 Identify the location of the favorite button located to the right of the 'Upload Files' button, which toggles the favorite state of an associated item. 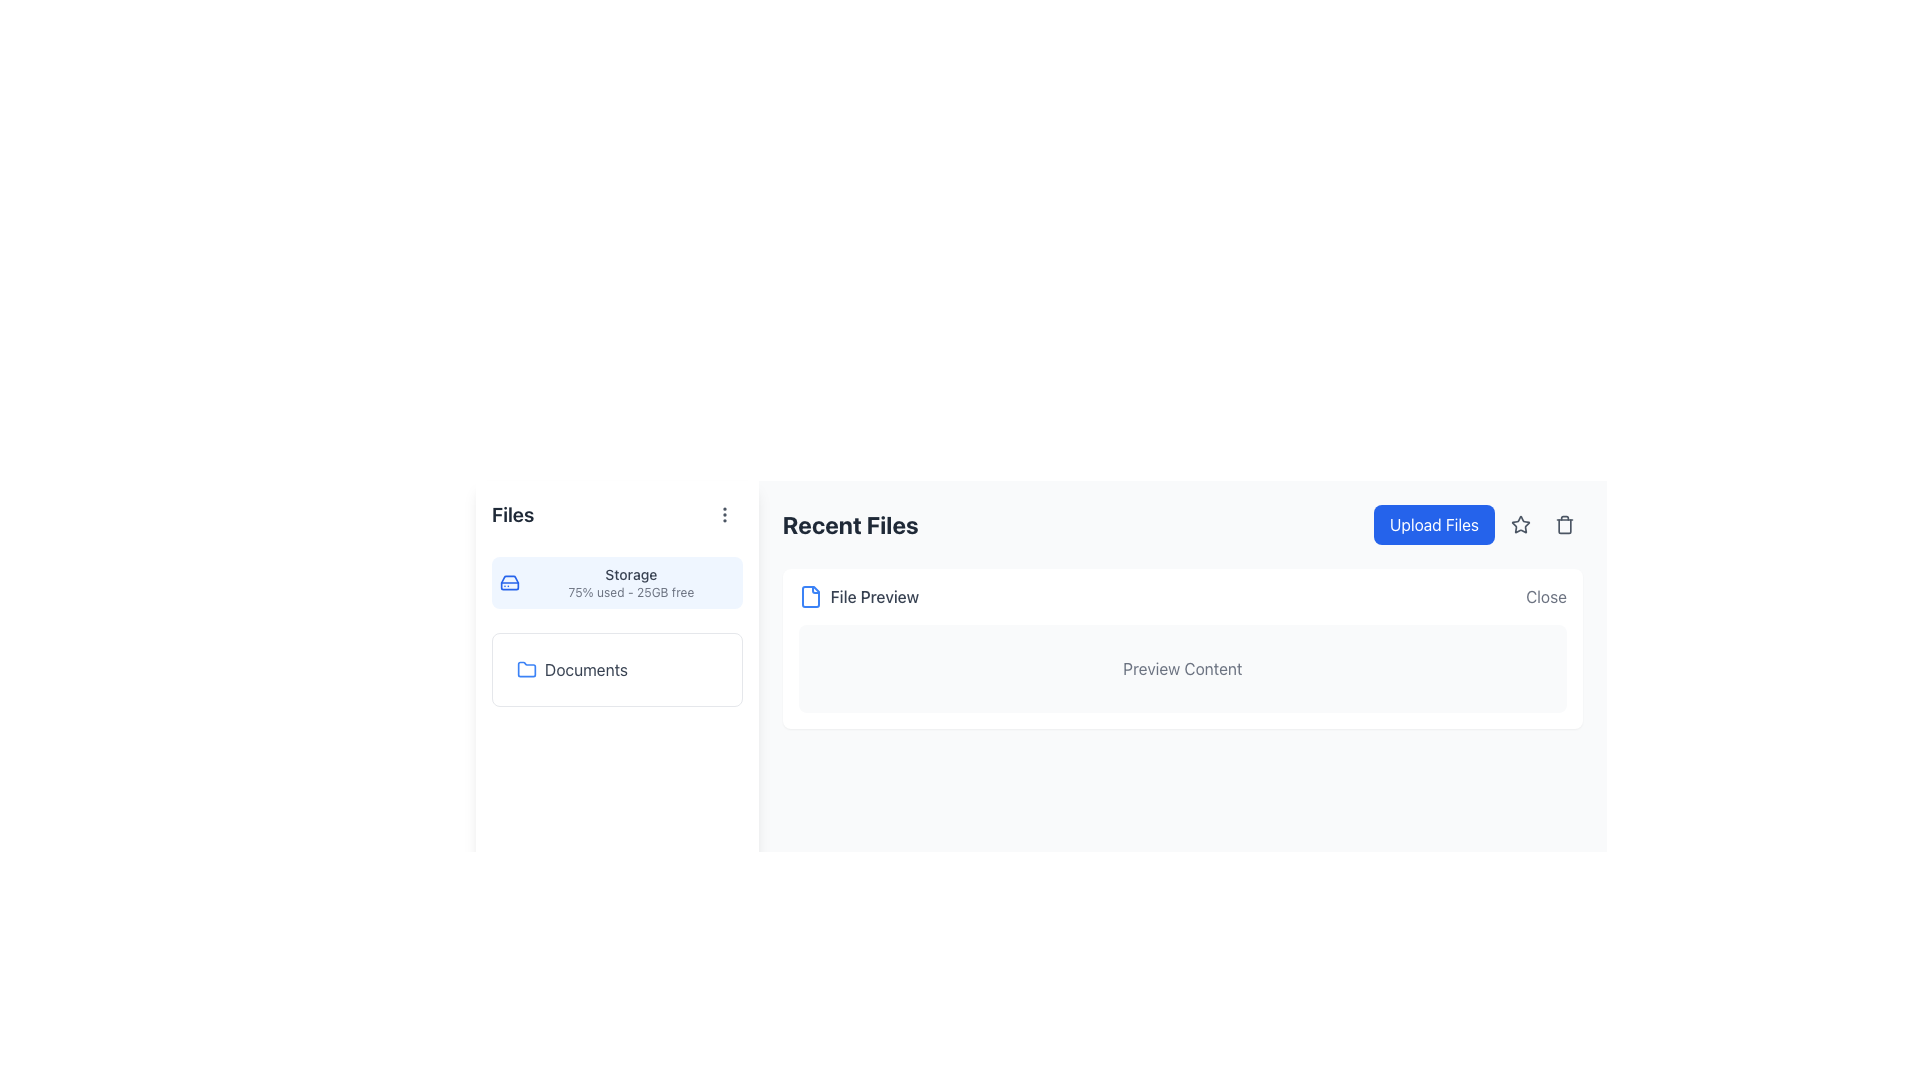
(1520, 523).